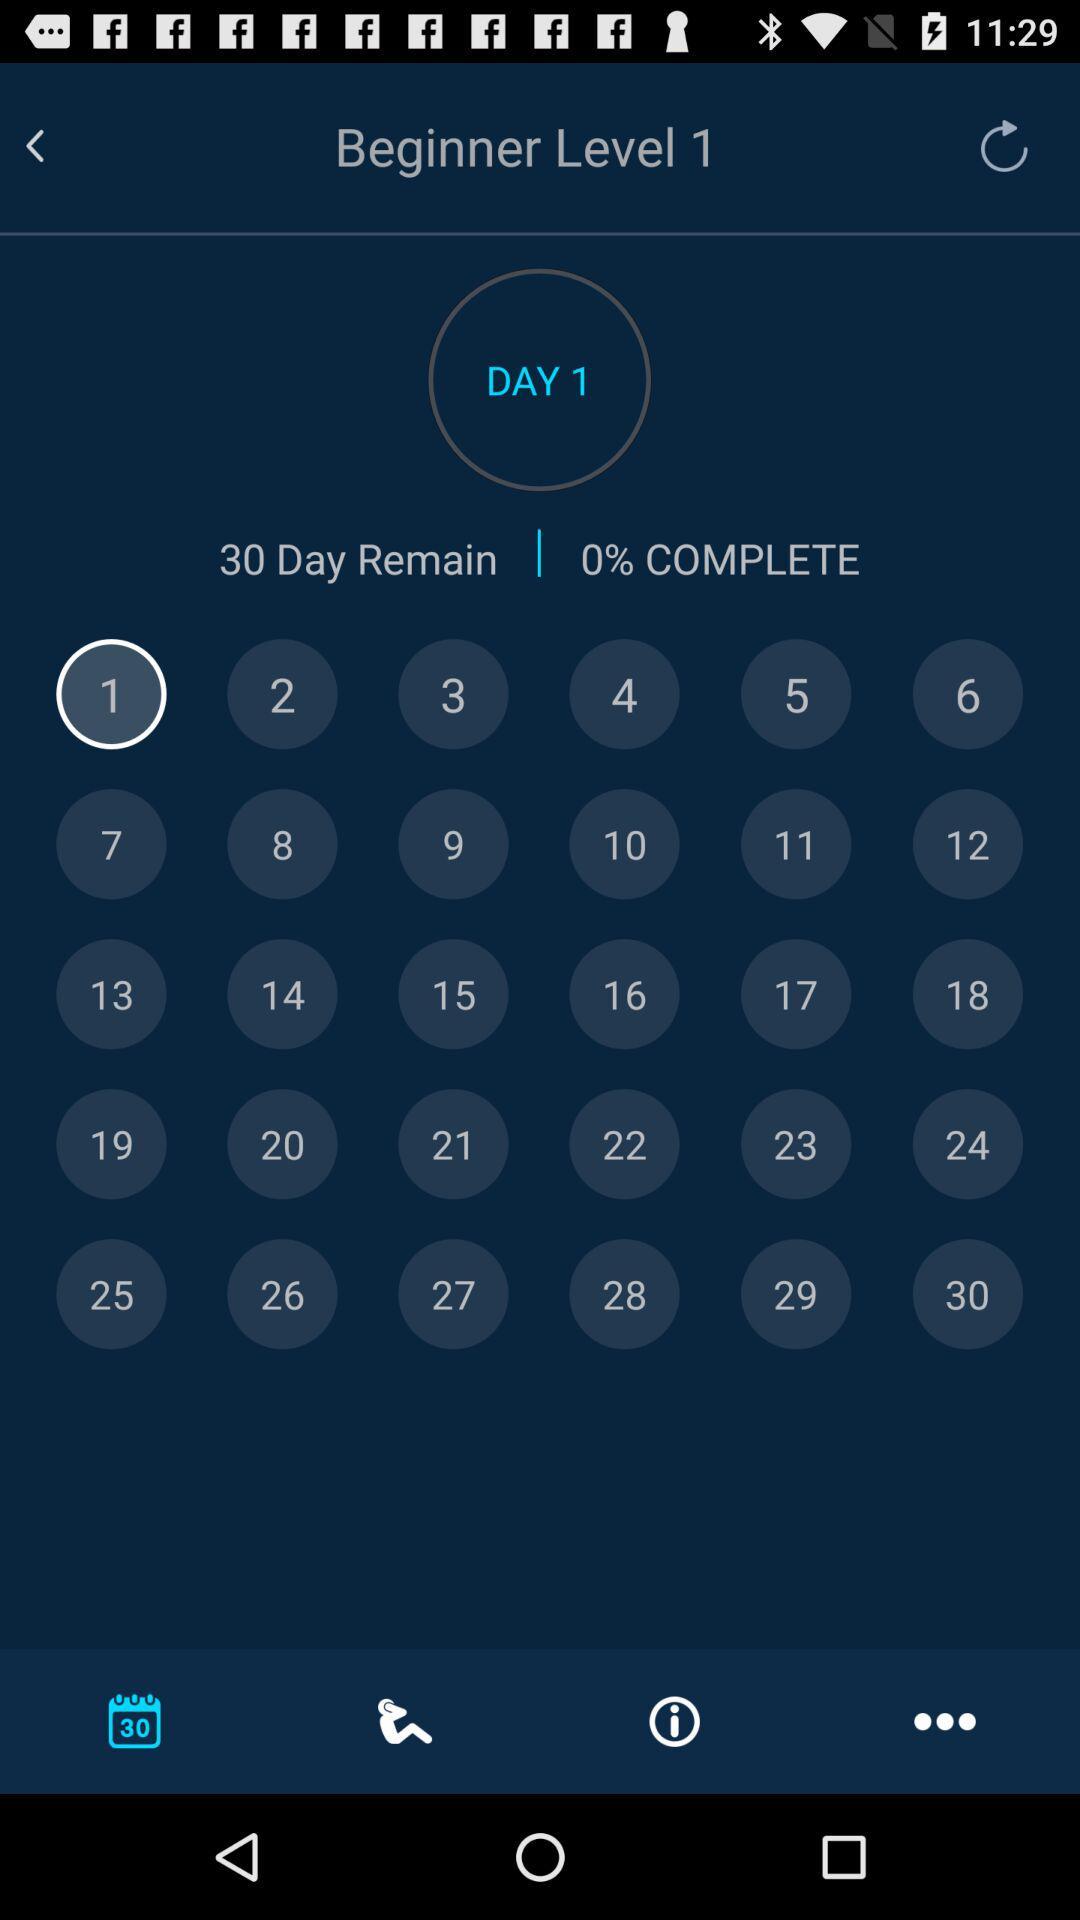 The image size is (1080, 1920). I want to click on second row twelve, so click(966, 844).